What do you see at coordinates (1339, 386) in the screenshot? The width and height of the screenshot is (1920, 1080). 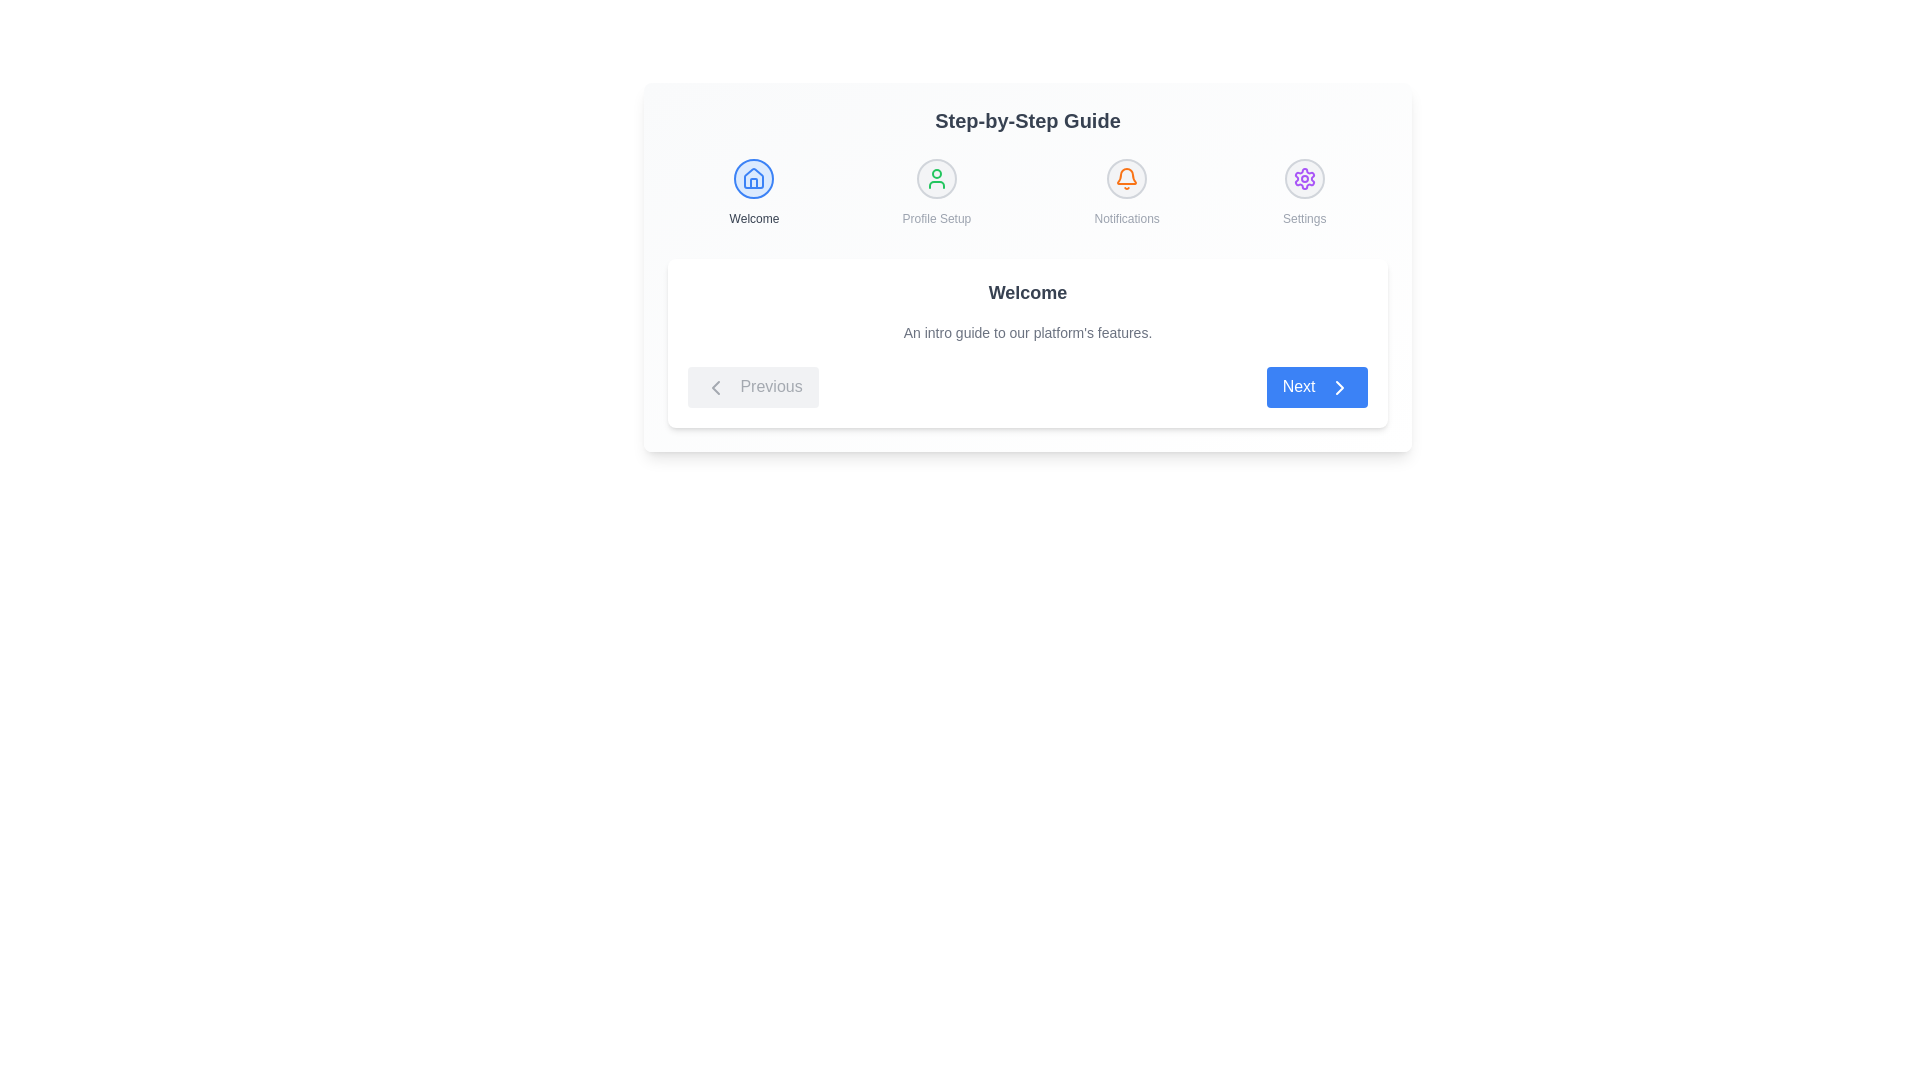 I see `the right-facing chevron icon used for navigation, located to the right of the 'Next' button` at bounding box center [1339, 386].